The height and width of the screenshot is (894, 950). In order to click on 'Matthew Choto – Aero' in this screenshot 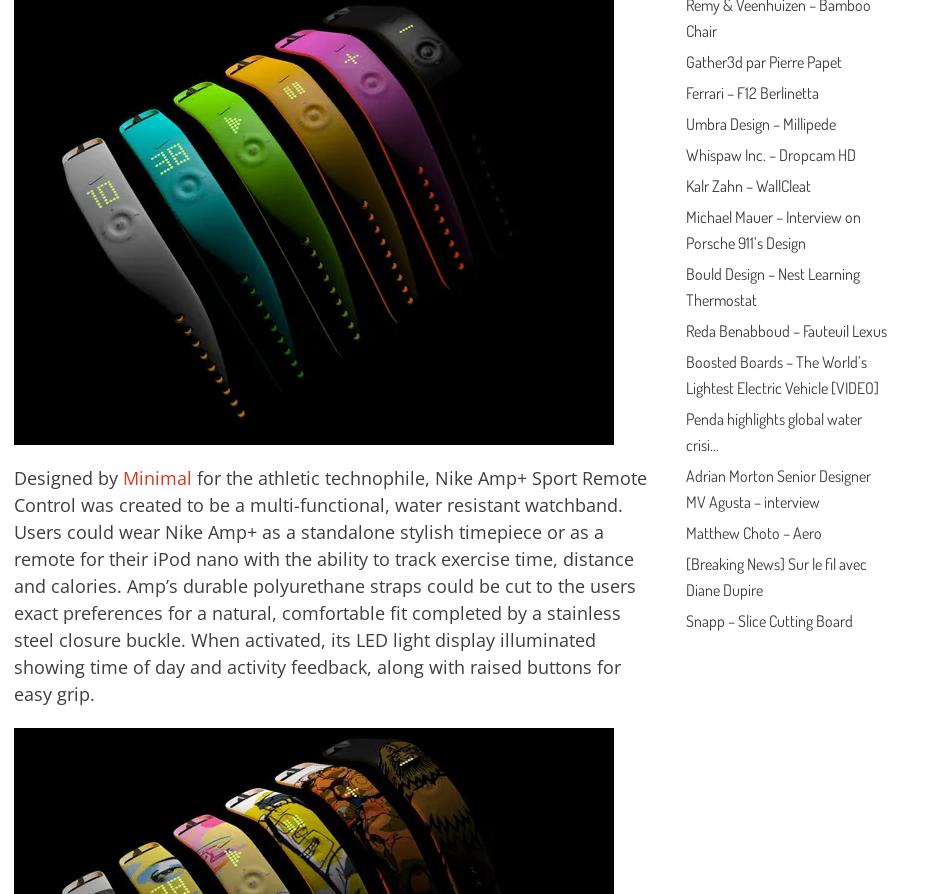, I will do `click(751, 532)`.